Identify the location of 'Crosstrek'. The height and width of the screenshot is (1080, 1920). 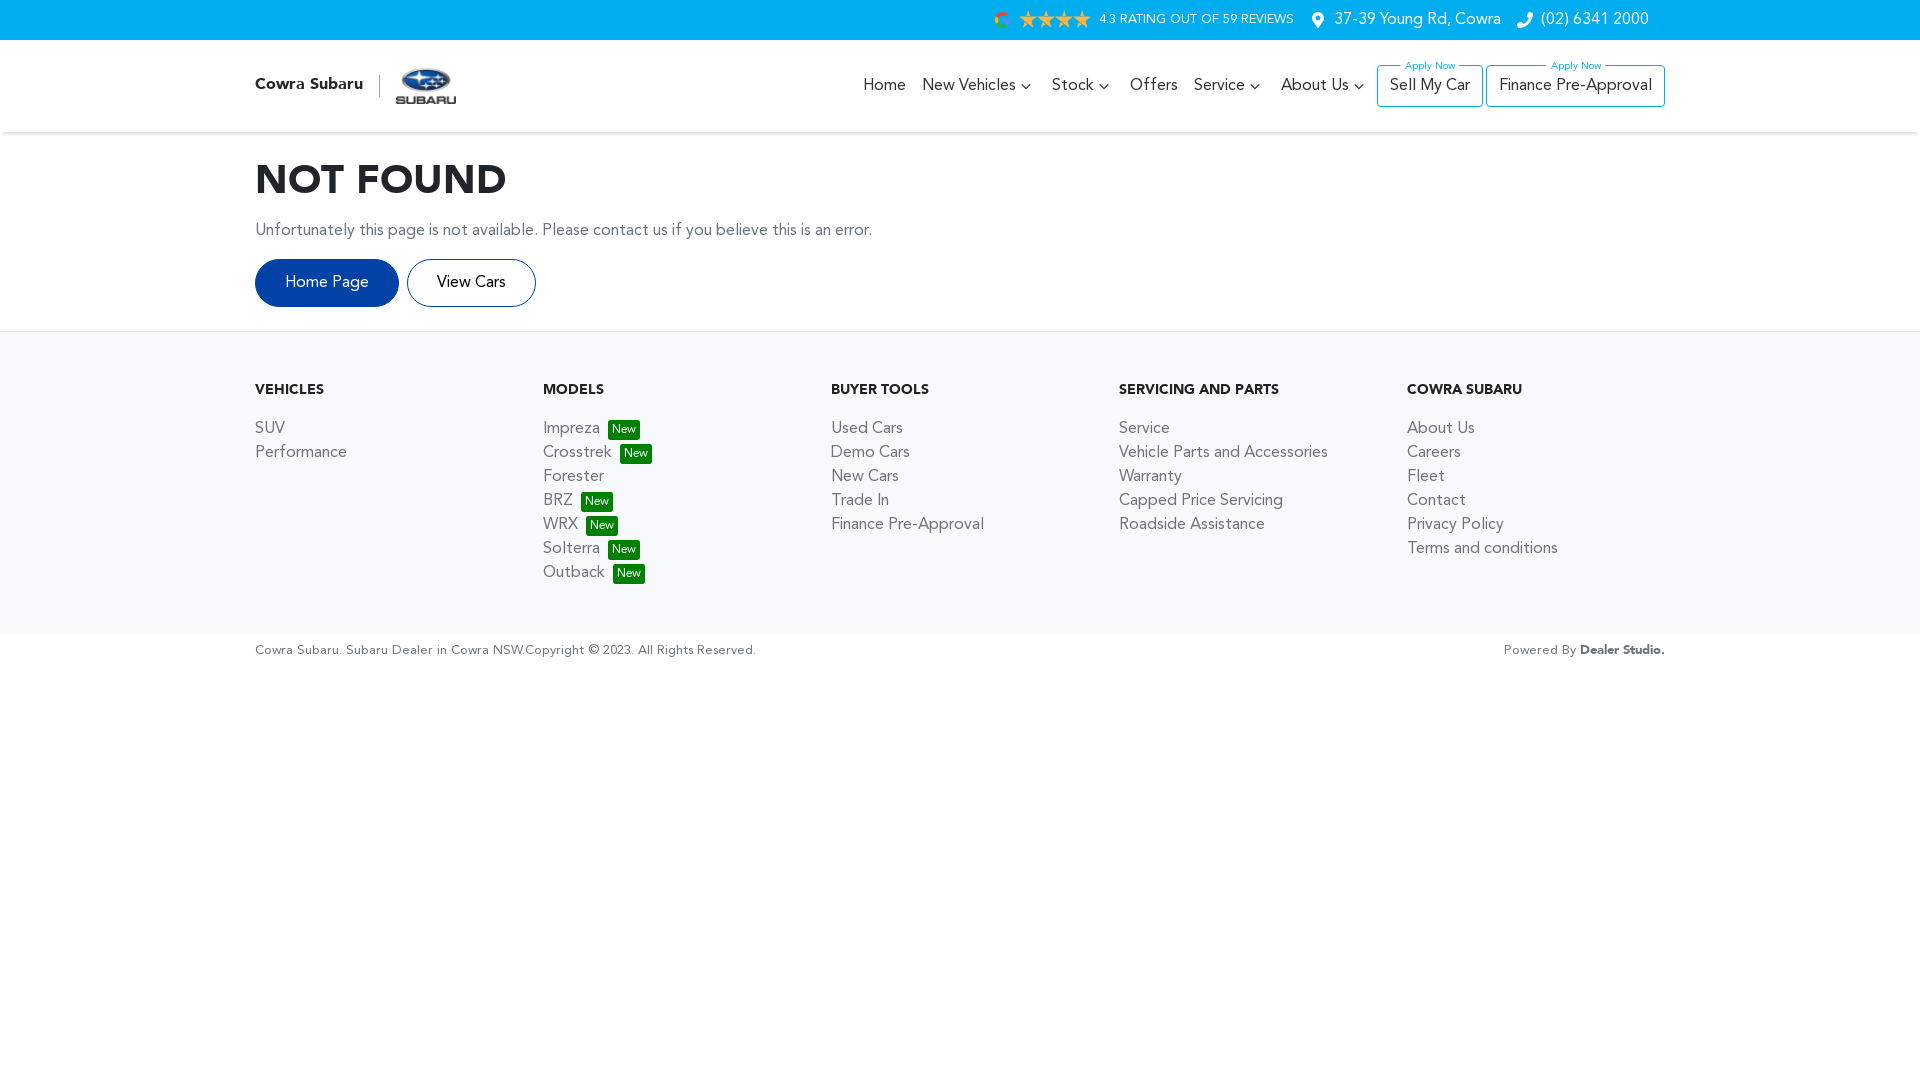
(596, 452).